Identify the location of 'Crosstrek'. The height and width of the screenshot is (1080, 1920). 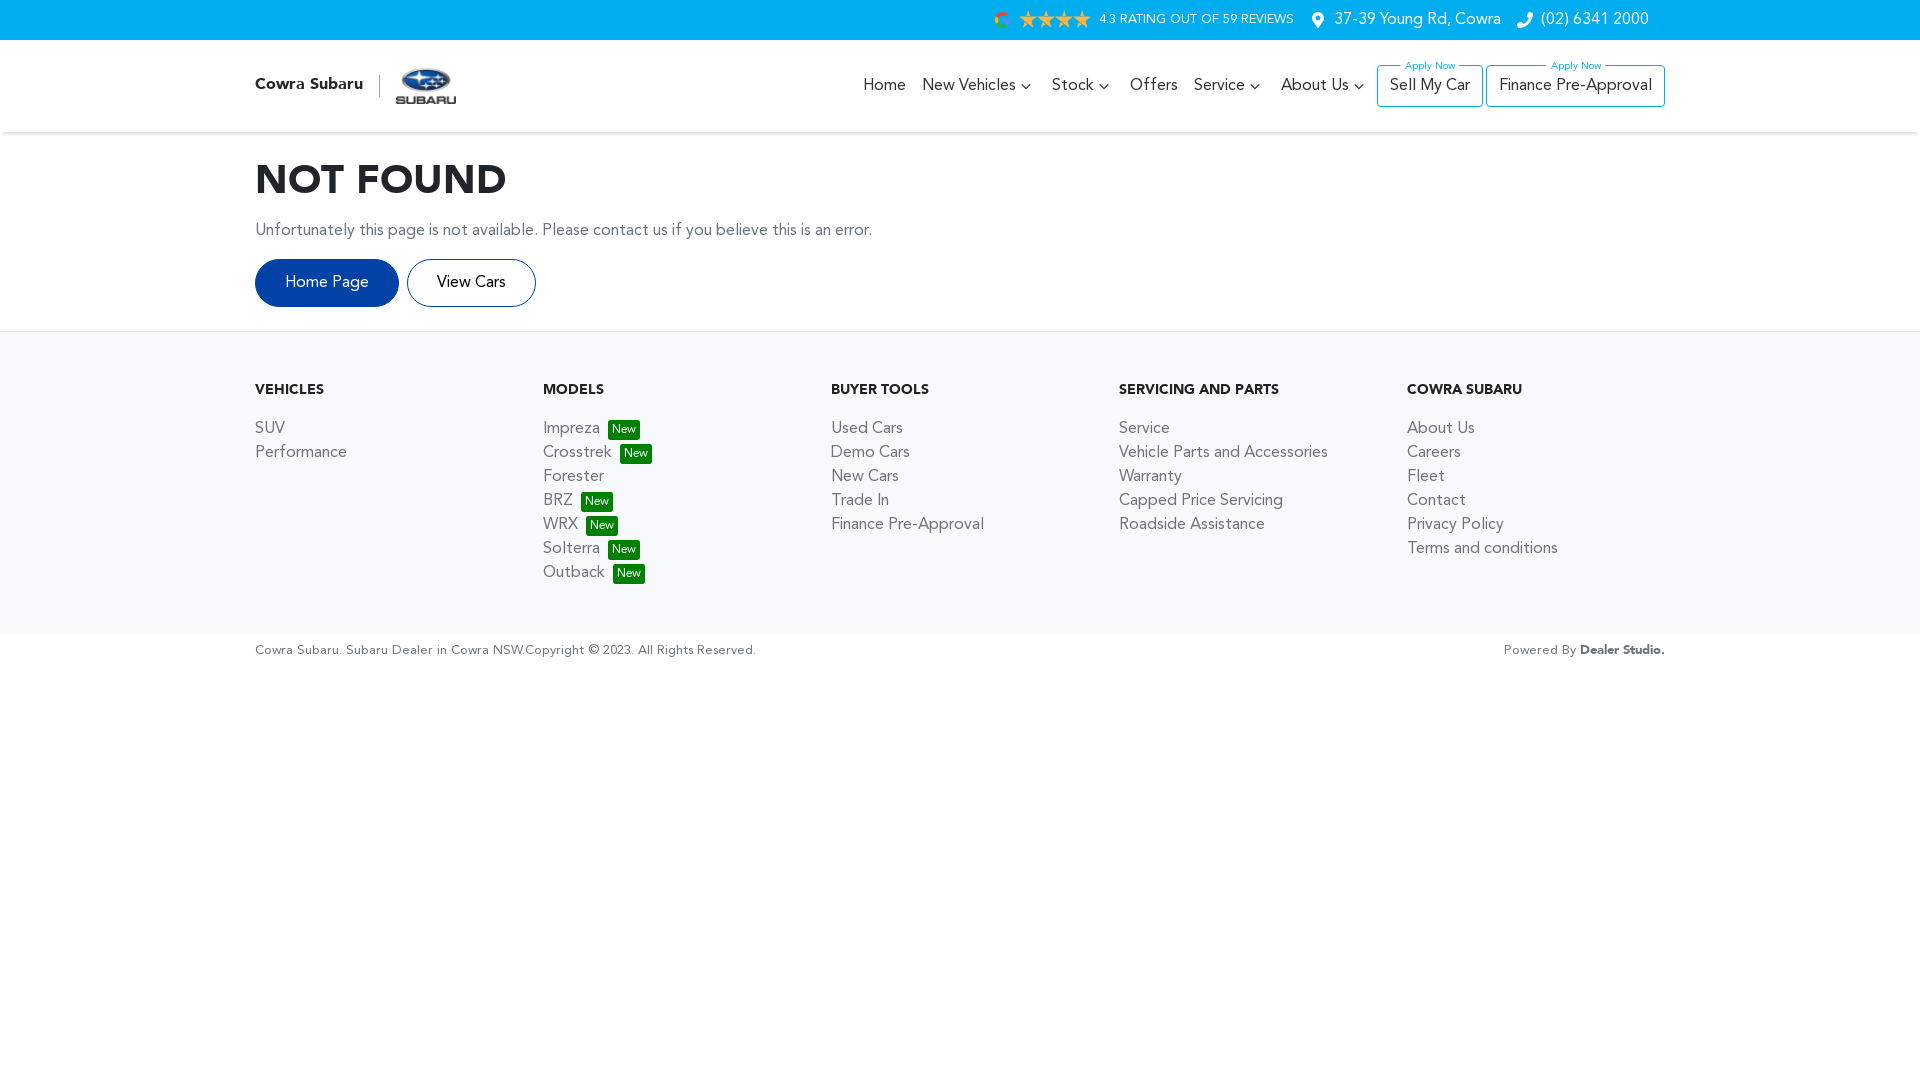
(596, 452).